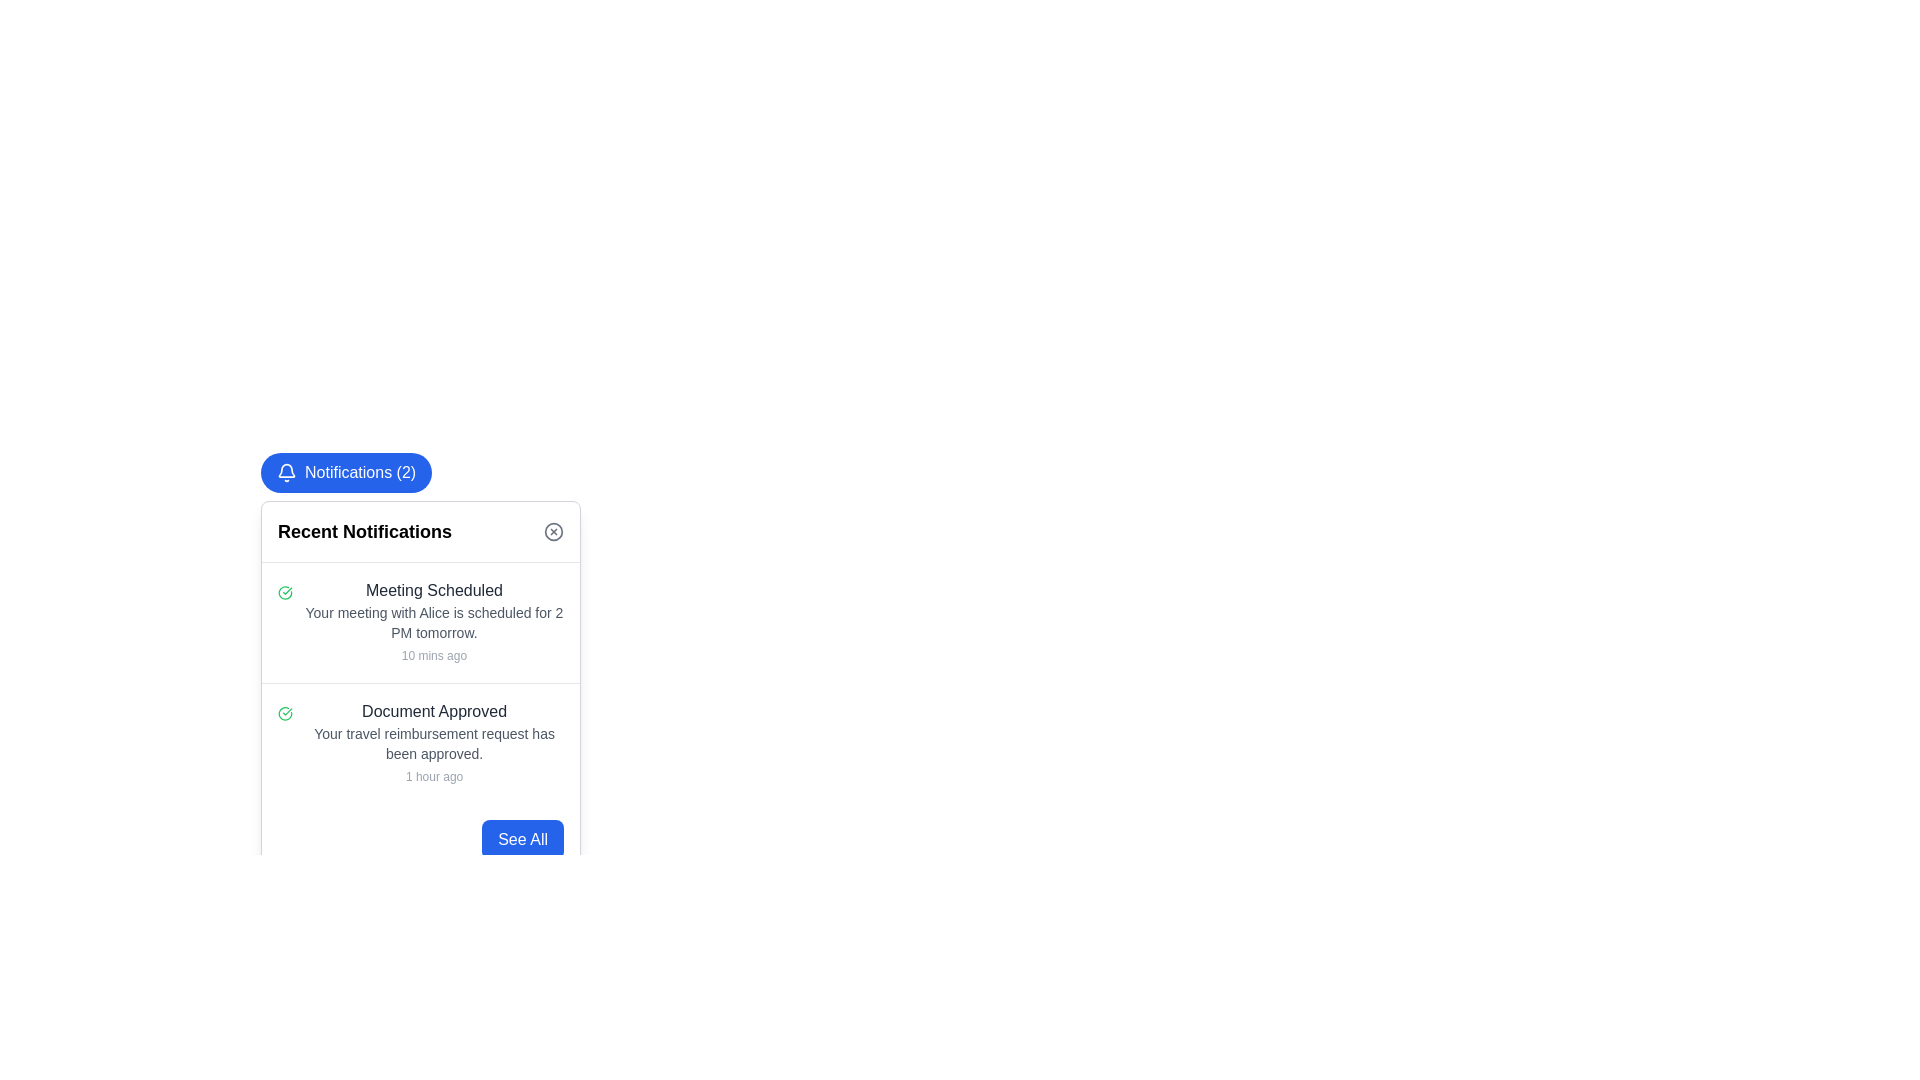  What do you see at coordinates (433, 622) in the screenshot?
I see `the text label indicating a scheduled meeting with Alice` at bounding box center [433, 622].